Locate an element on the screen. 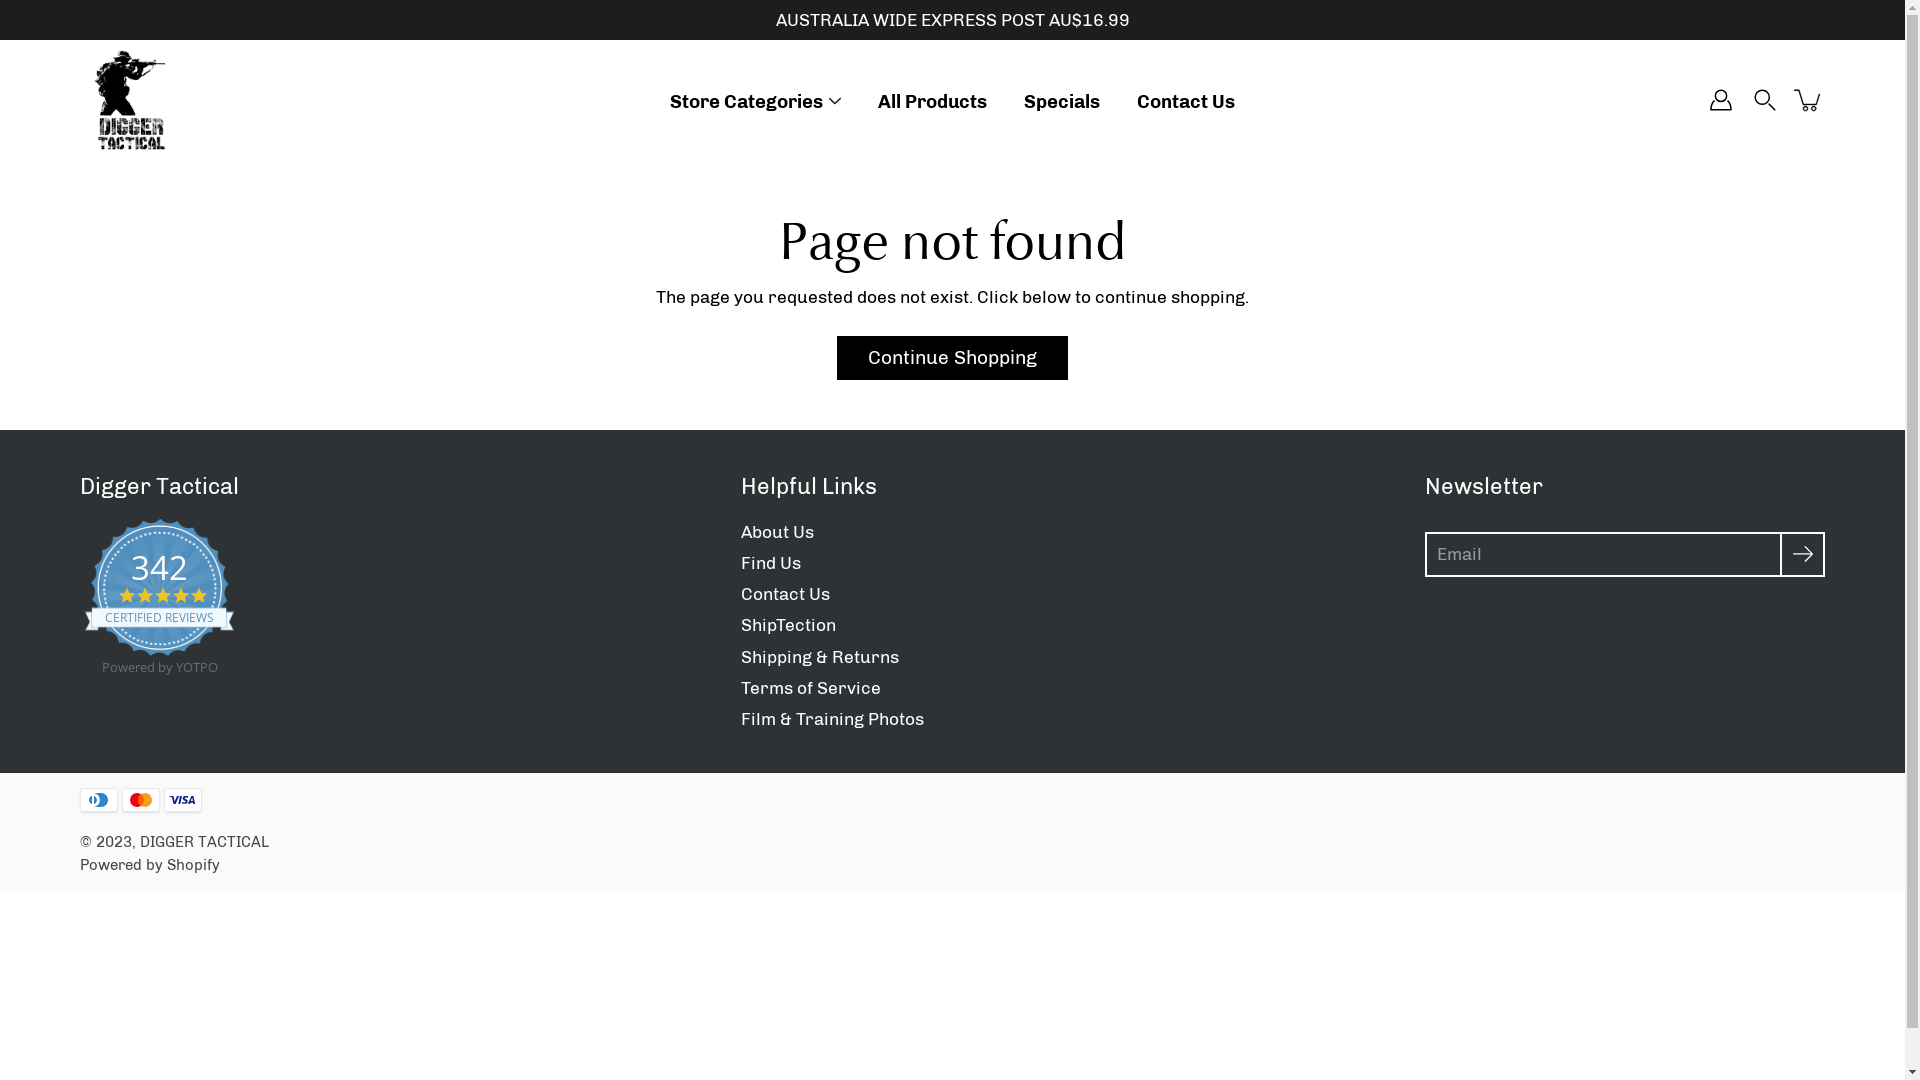  'Find Us' is located at coordinates (738, 563).